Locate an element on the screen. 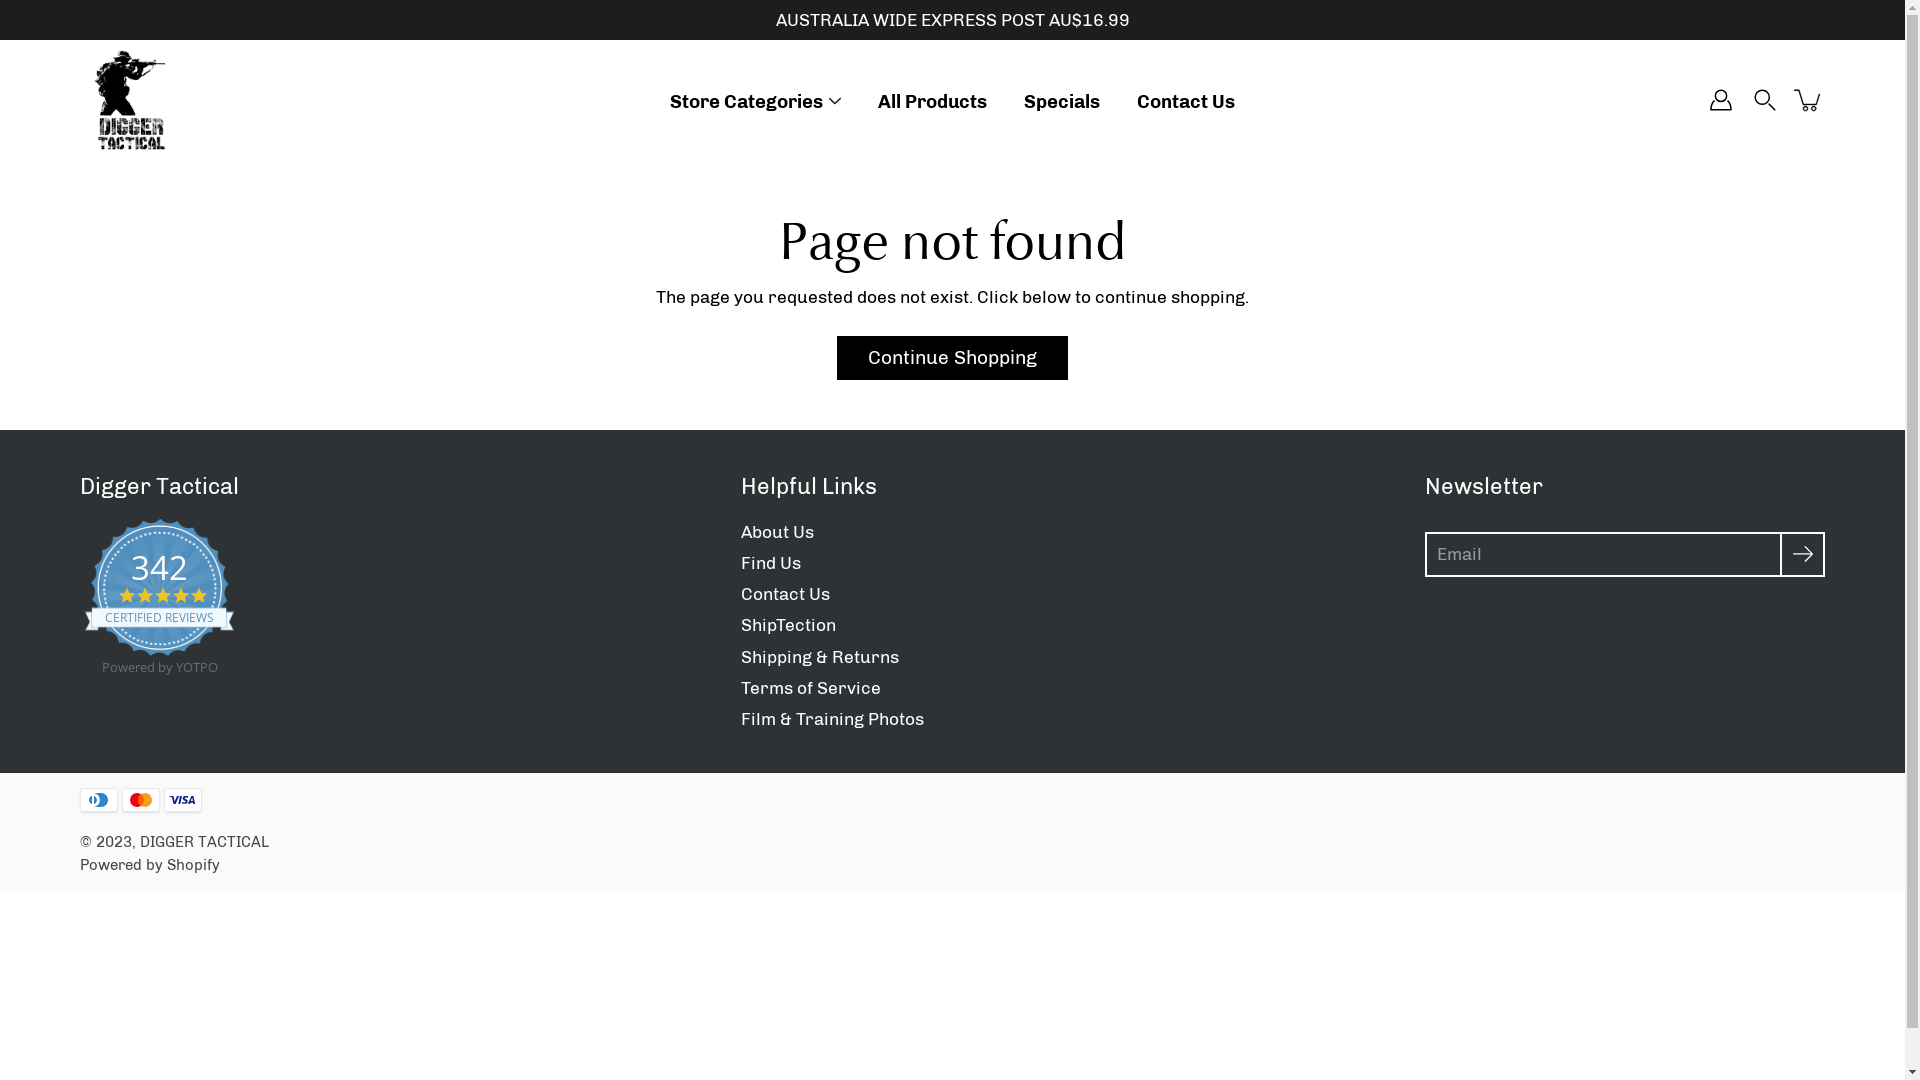  'Find Us' is located at coordinates (738, 563).